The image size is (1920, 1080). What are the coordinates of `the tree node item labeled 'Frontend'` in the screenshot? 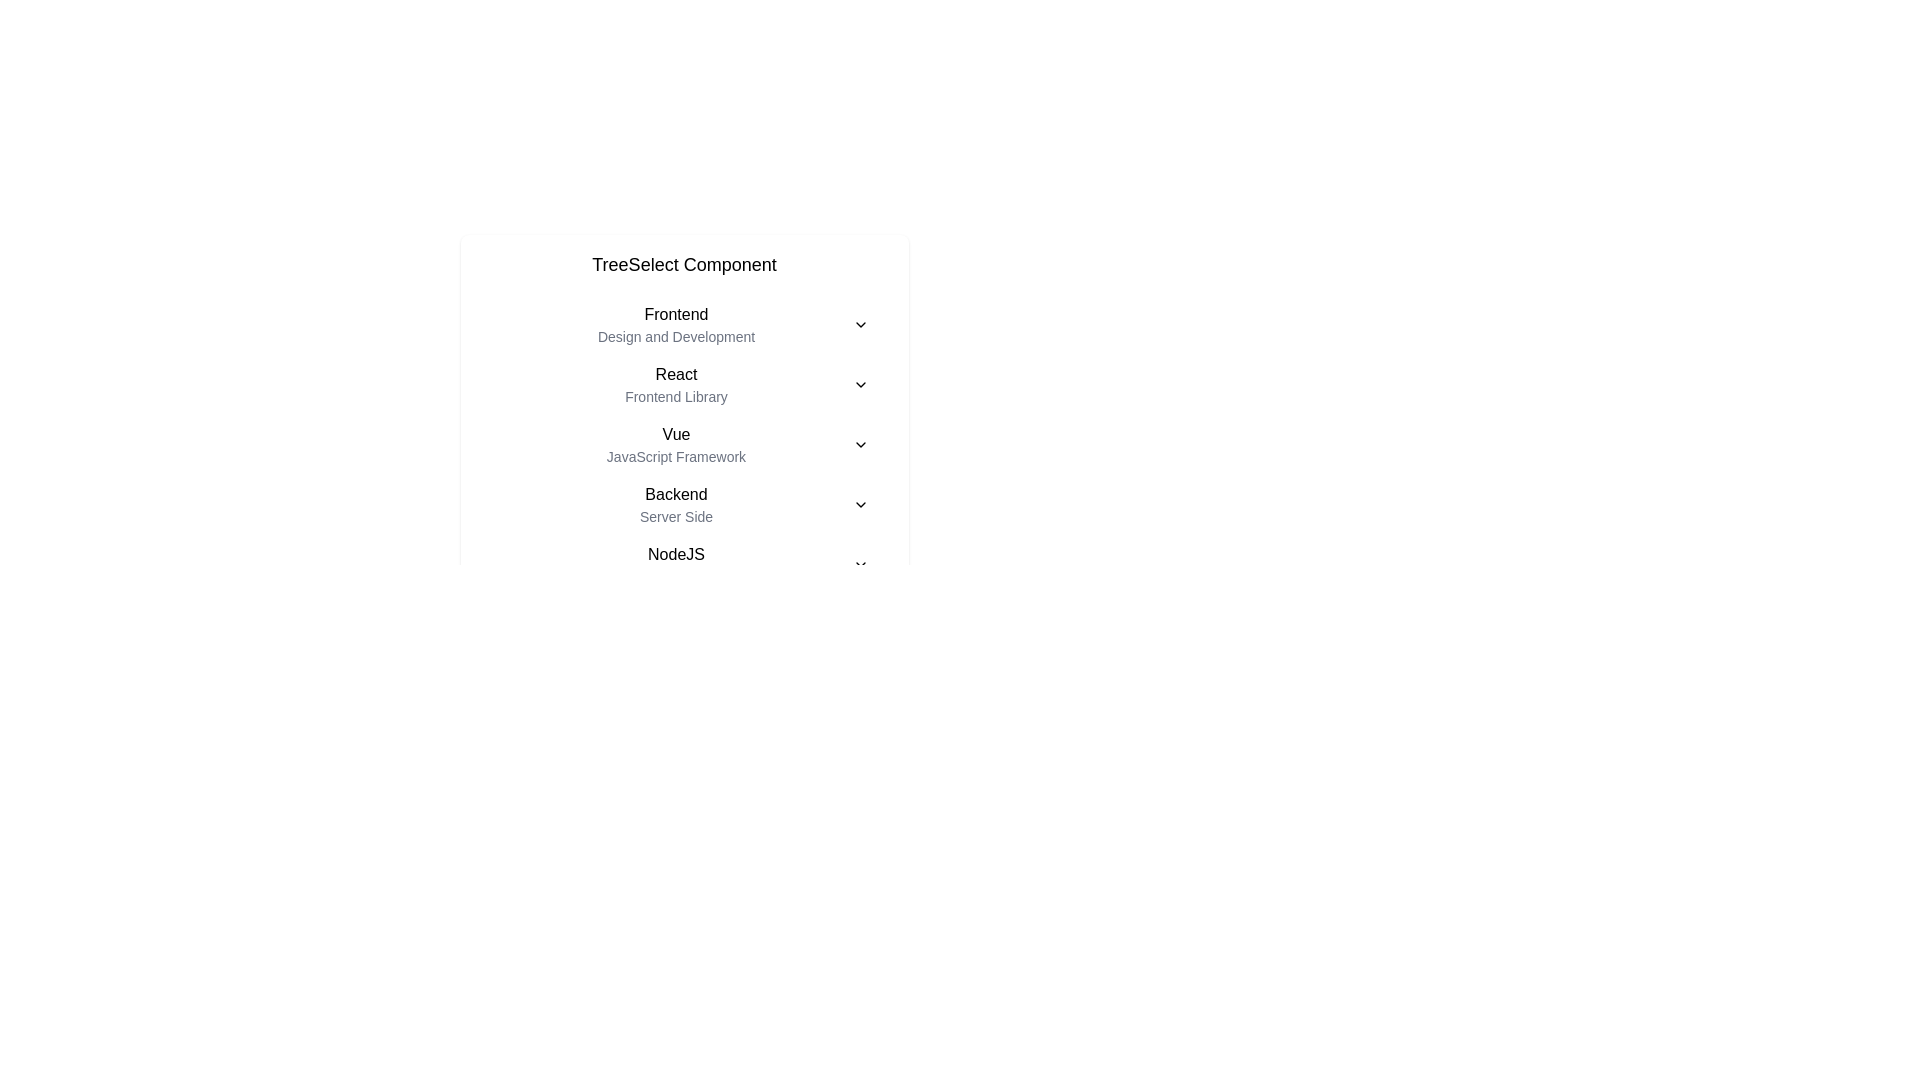 It's located at (676, 323).